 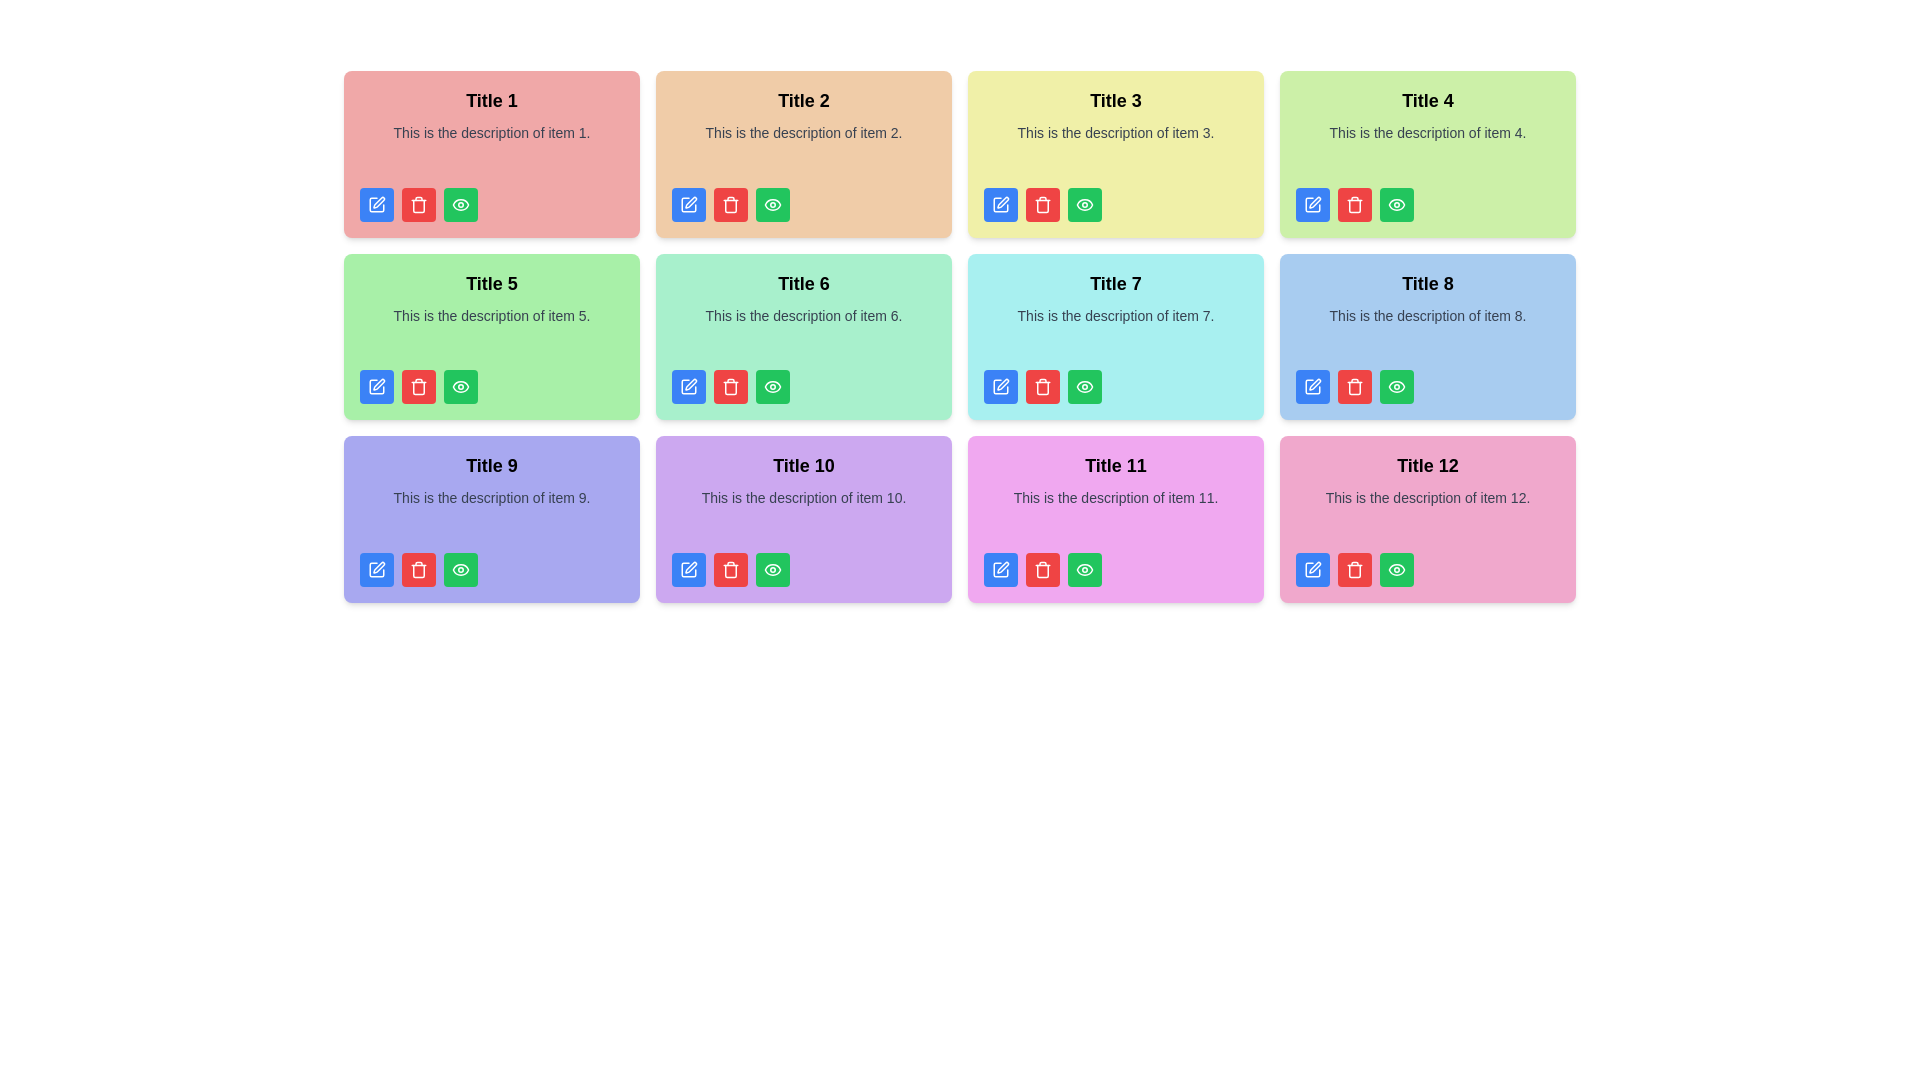 What do you see at coordinates (1354, 204) in the screenshot?
I see `the delete icon located within the red button on the card titled 'Title 4', which is positioned at the bottom of the card, between a blue button and a green button` at bounding box center [1354, 204].